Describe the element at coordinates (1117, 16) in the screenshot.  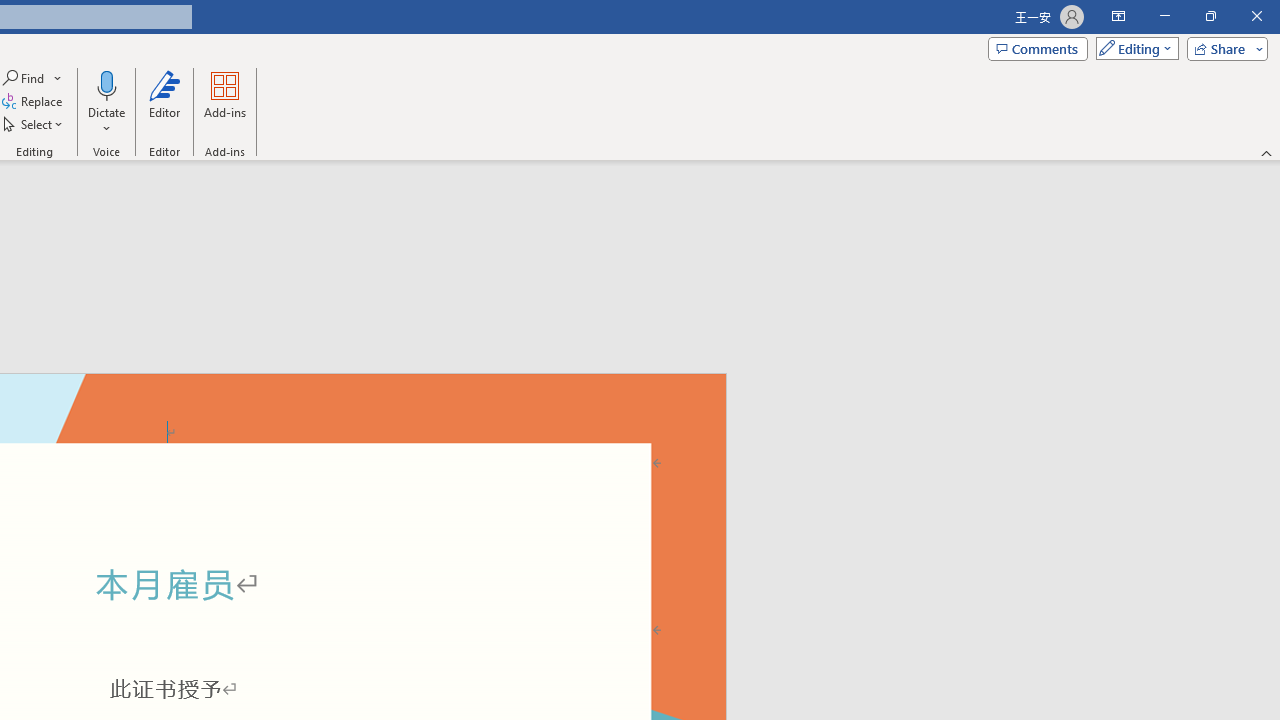
I see `'Ribbon Display Options'` at that location.